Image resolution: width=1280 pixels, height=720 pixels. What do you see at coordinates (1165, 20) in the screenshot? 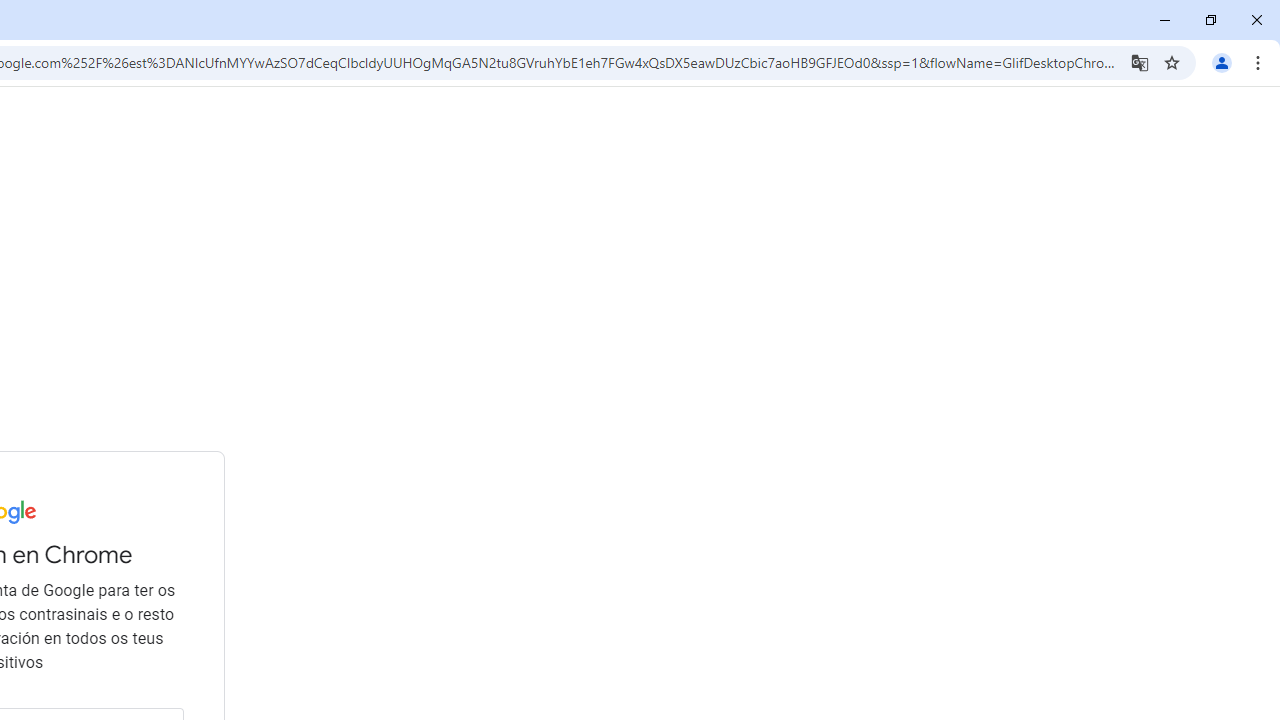
I see `'Minimize'` at bounding box center [1165, 20].